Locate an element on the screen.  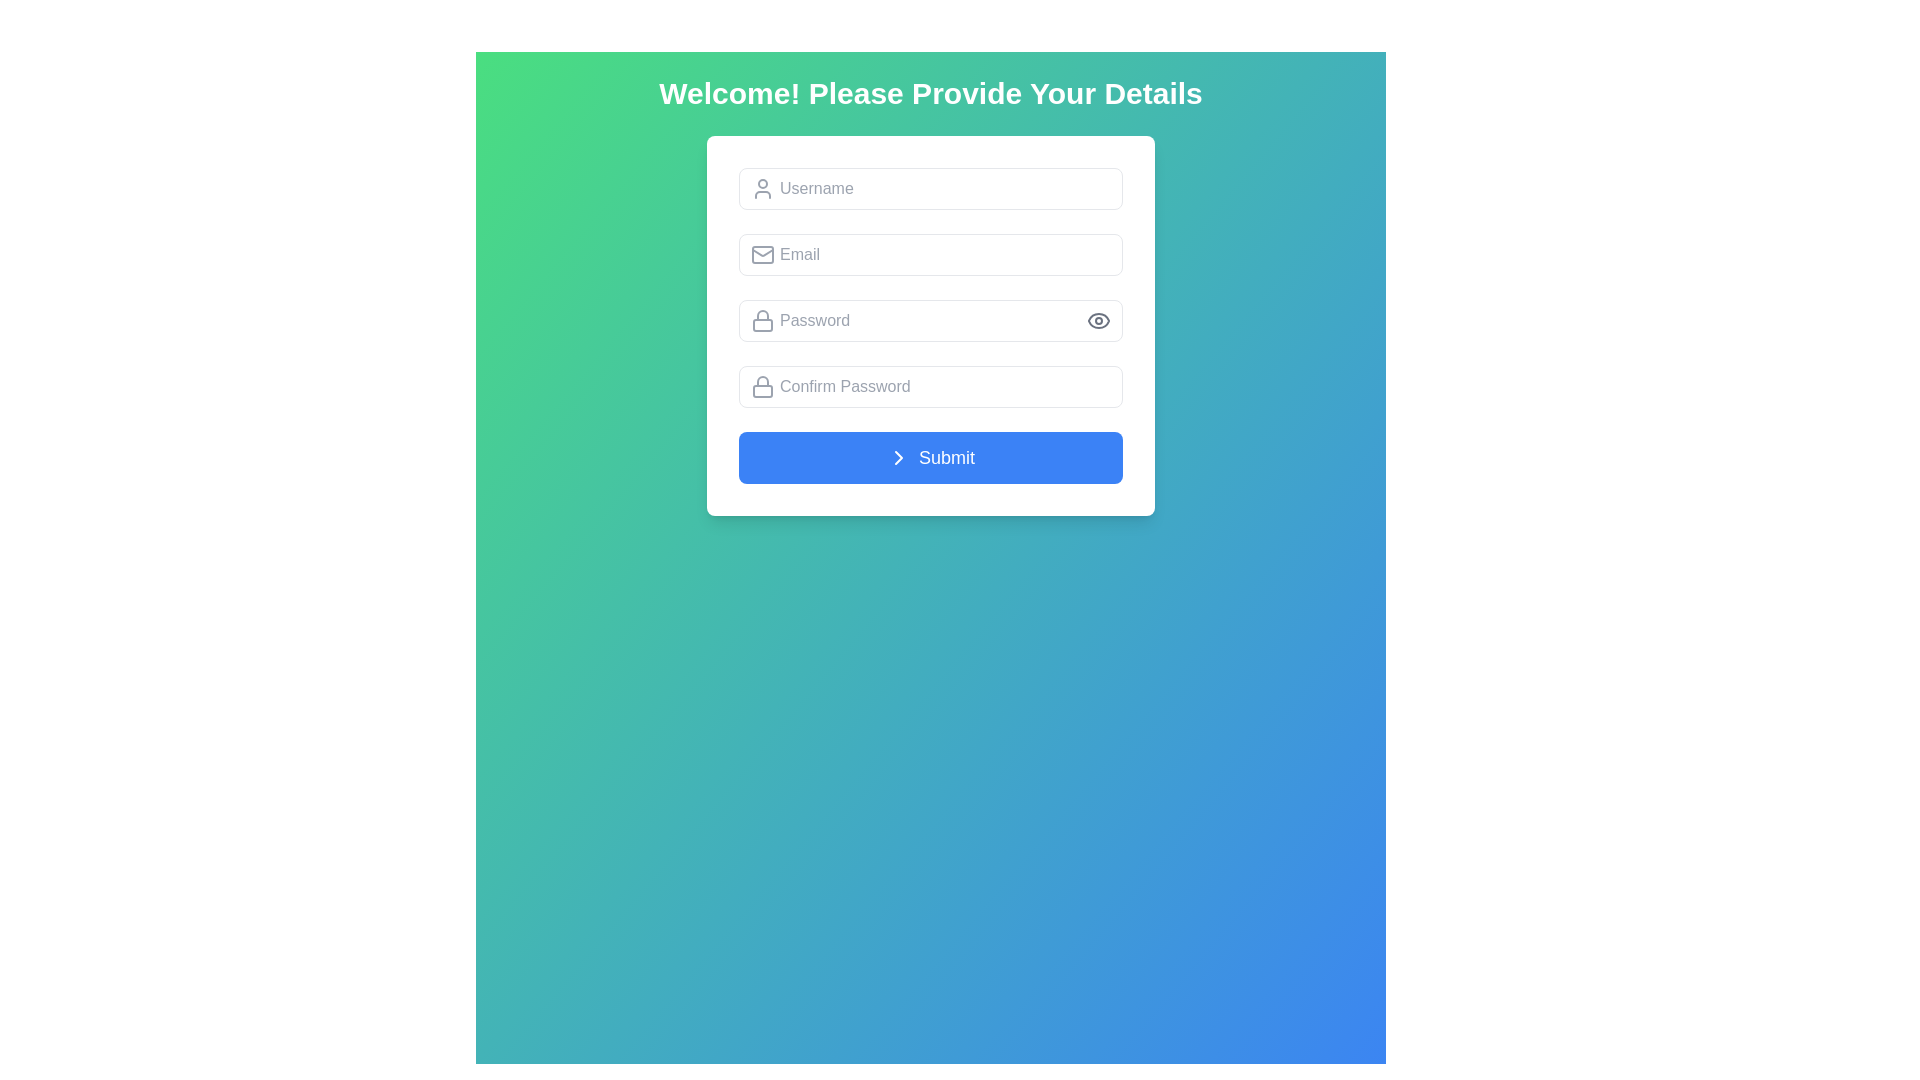
the SVG rectangle that visually indicates the 'Email' input field in the envelope icon, which is the first graphic component among its siblings is located at coordinates (762, 253).